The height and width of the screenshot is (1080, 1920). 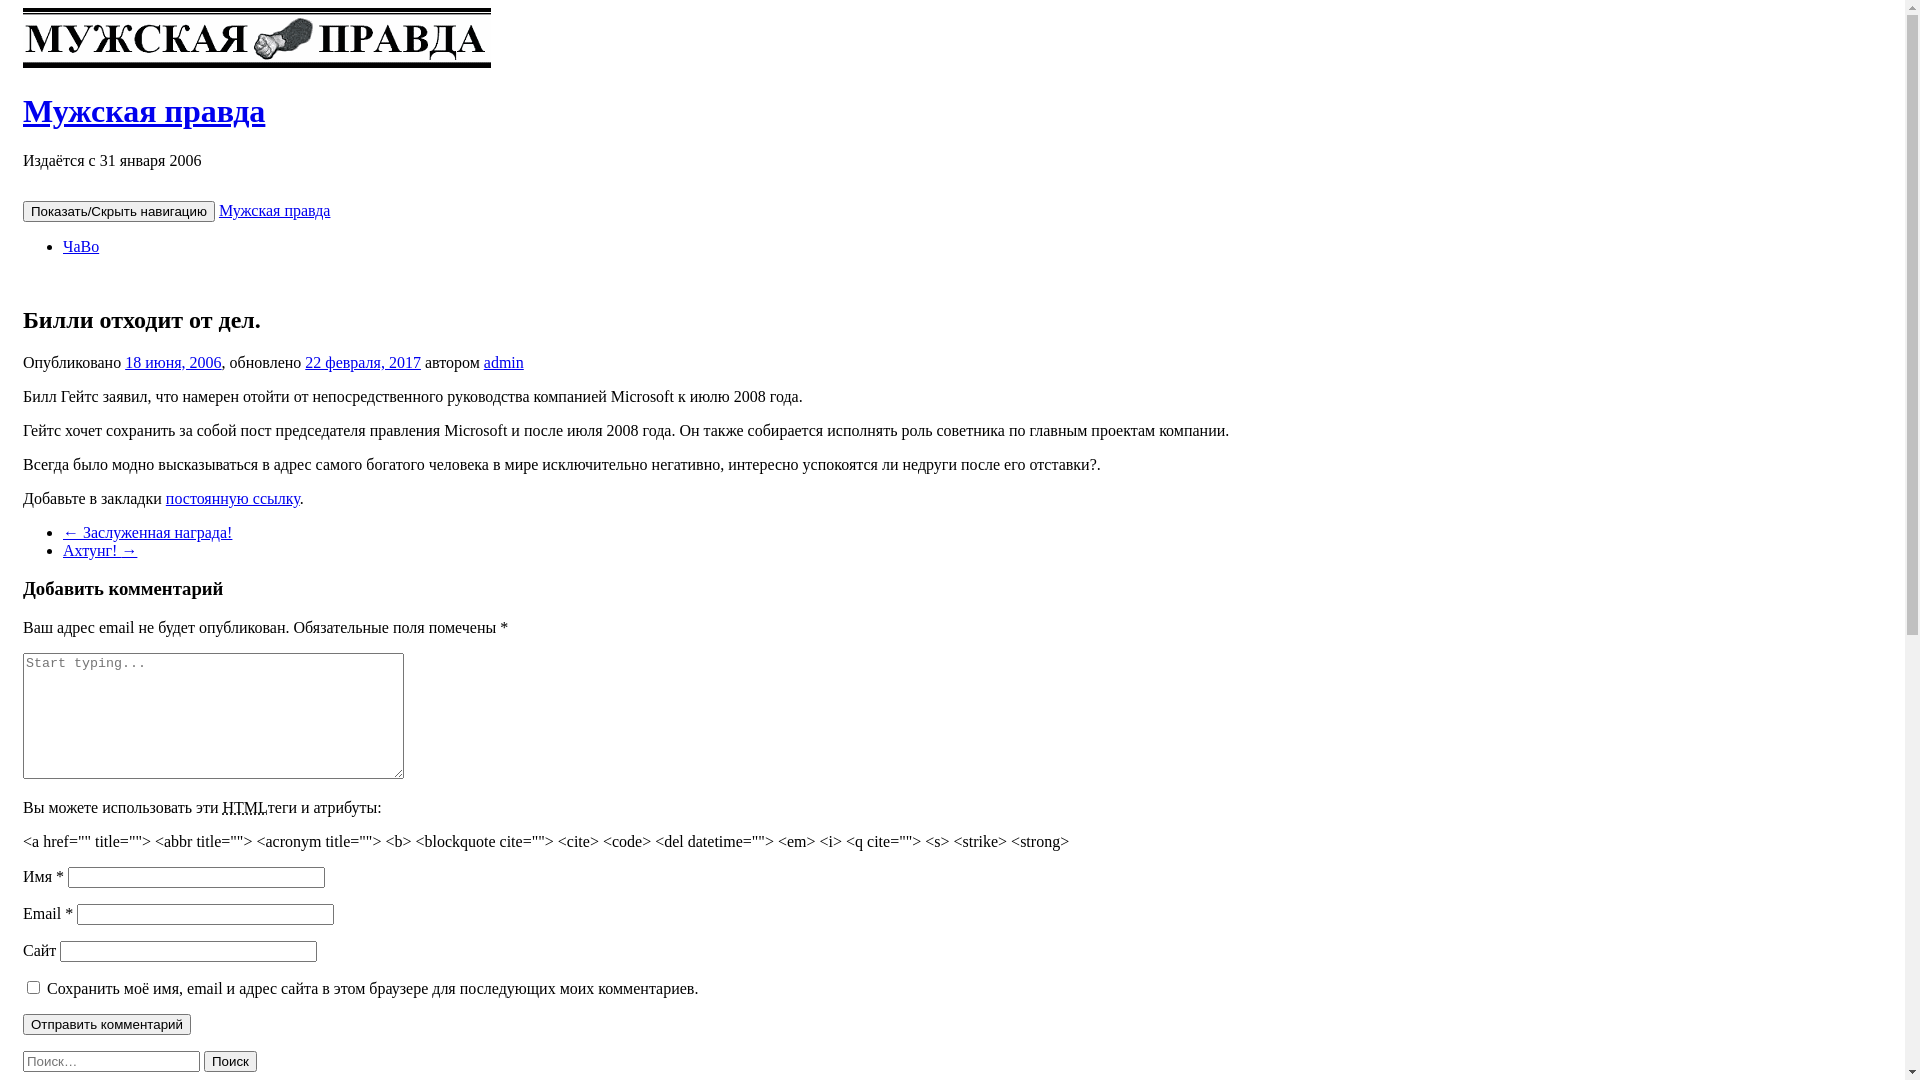 What do you see at coordinates (504, 362) in the screenshot?
I see `'admin'` at bounding box center [504, 362].